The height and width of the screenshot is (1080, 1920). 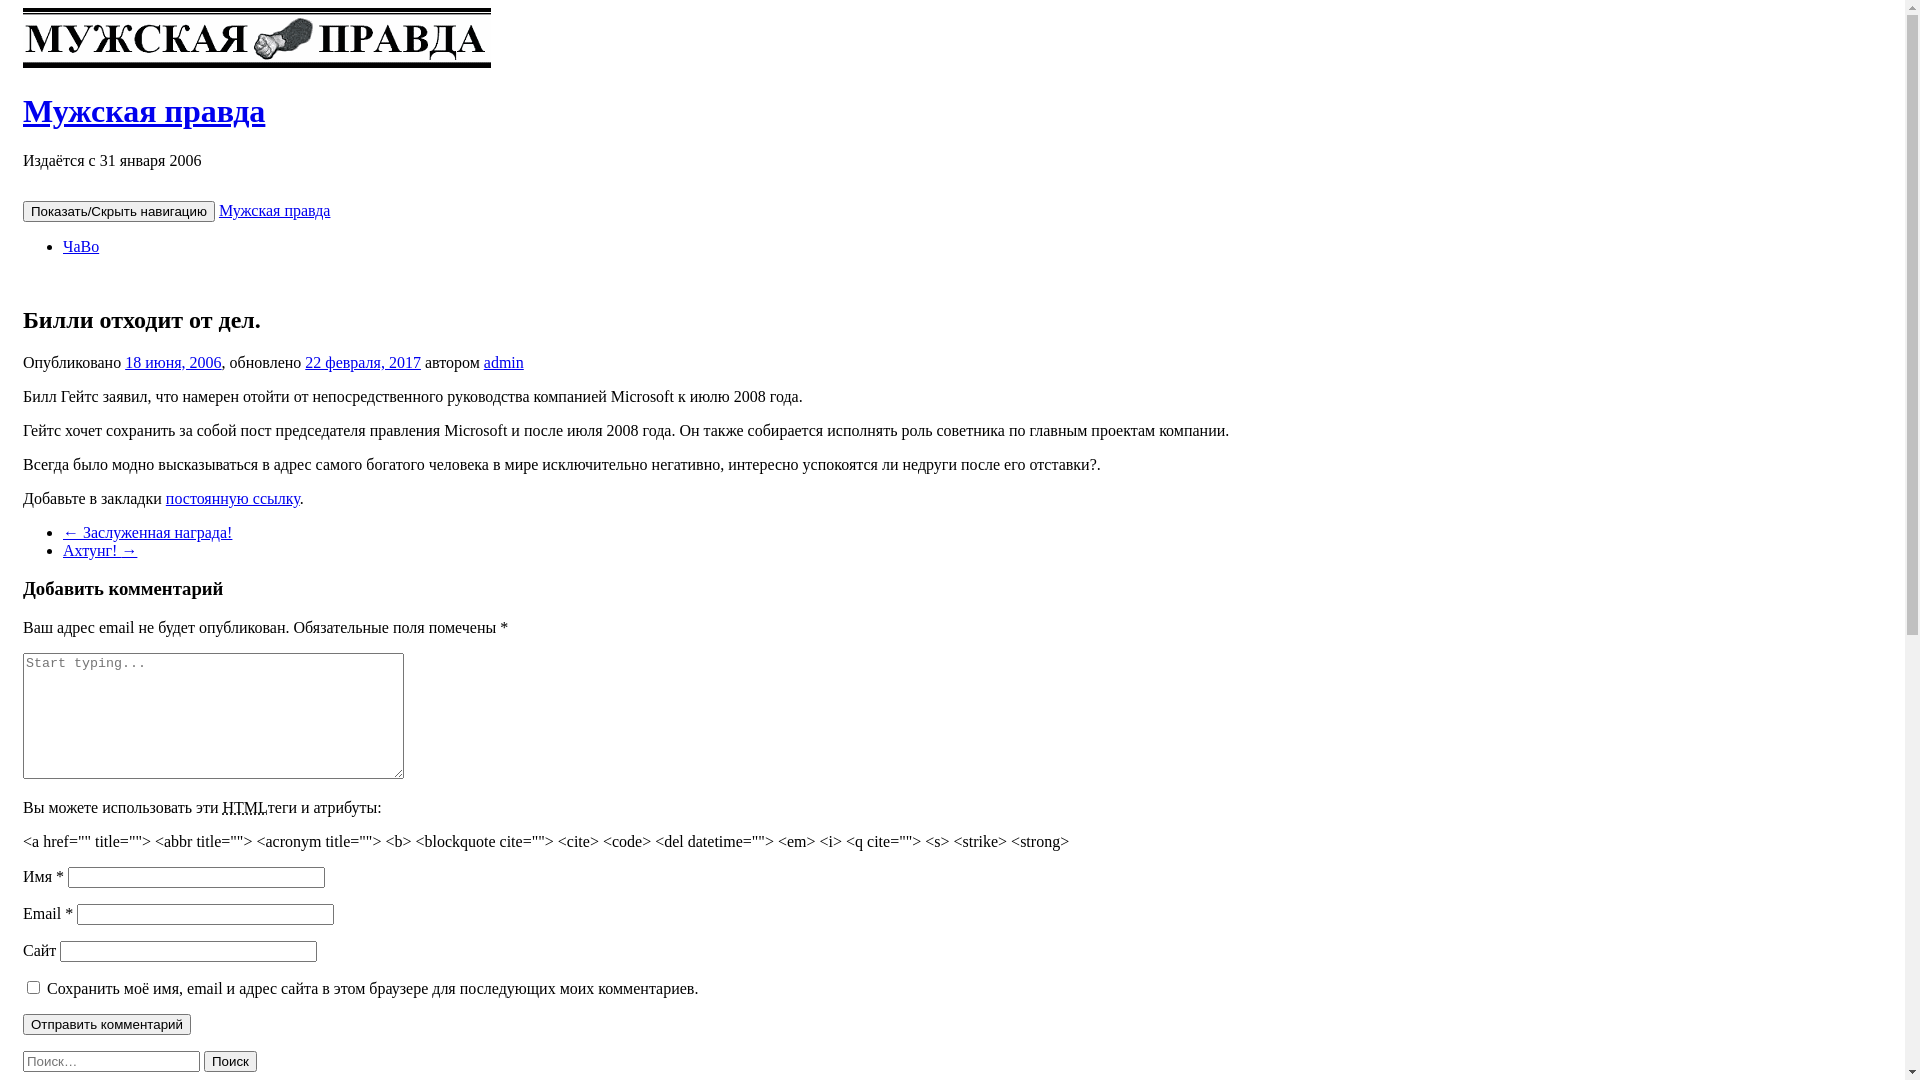 What do you see at coordinates (504, 362) in the screenshot?
I see `'admin'` at bounding box center [504, 362].